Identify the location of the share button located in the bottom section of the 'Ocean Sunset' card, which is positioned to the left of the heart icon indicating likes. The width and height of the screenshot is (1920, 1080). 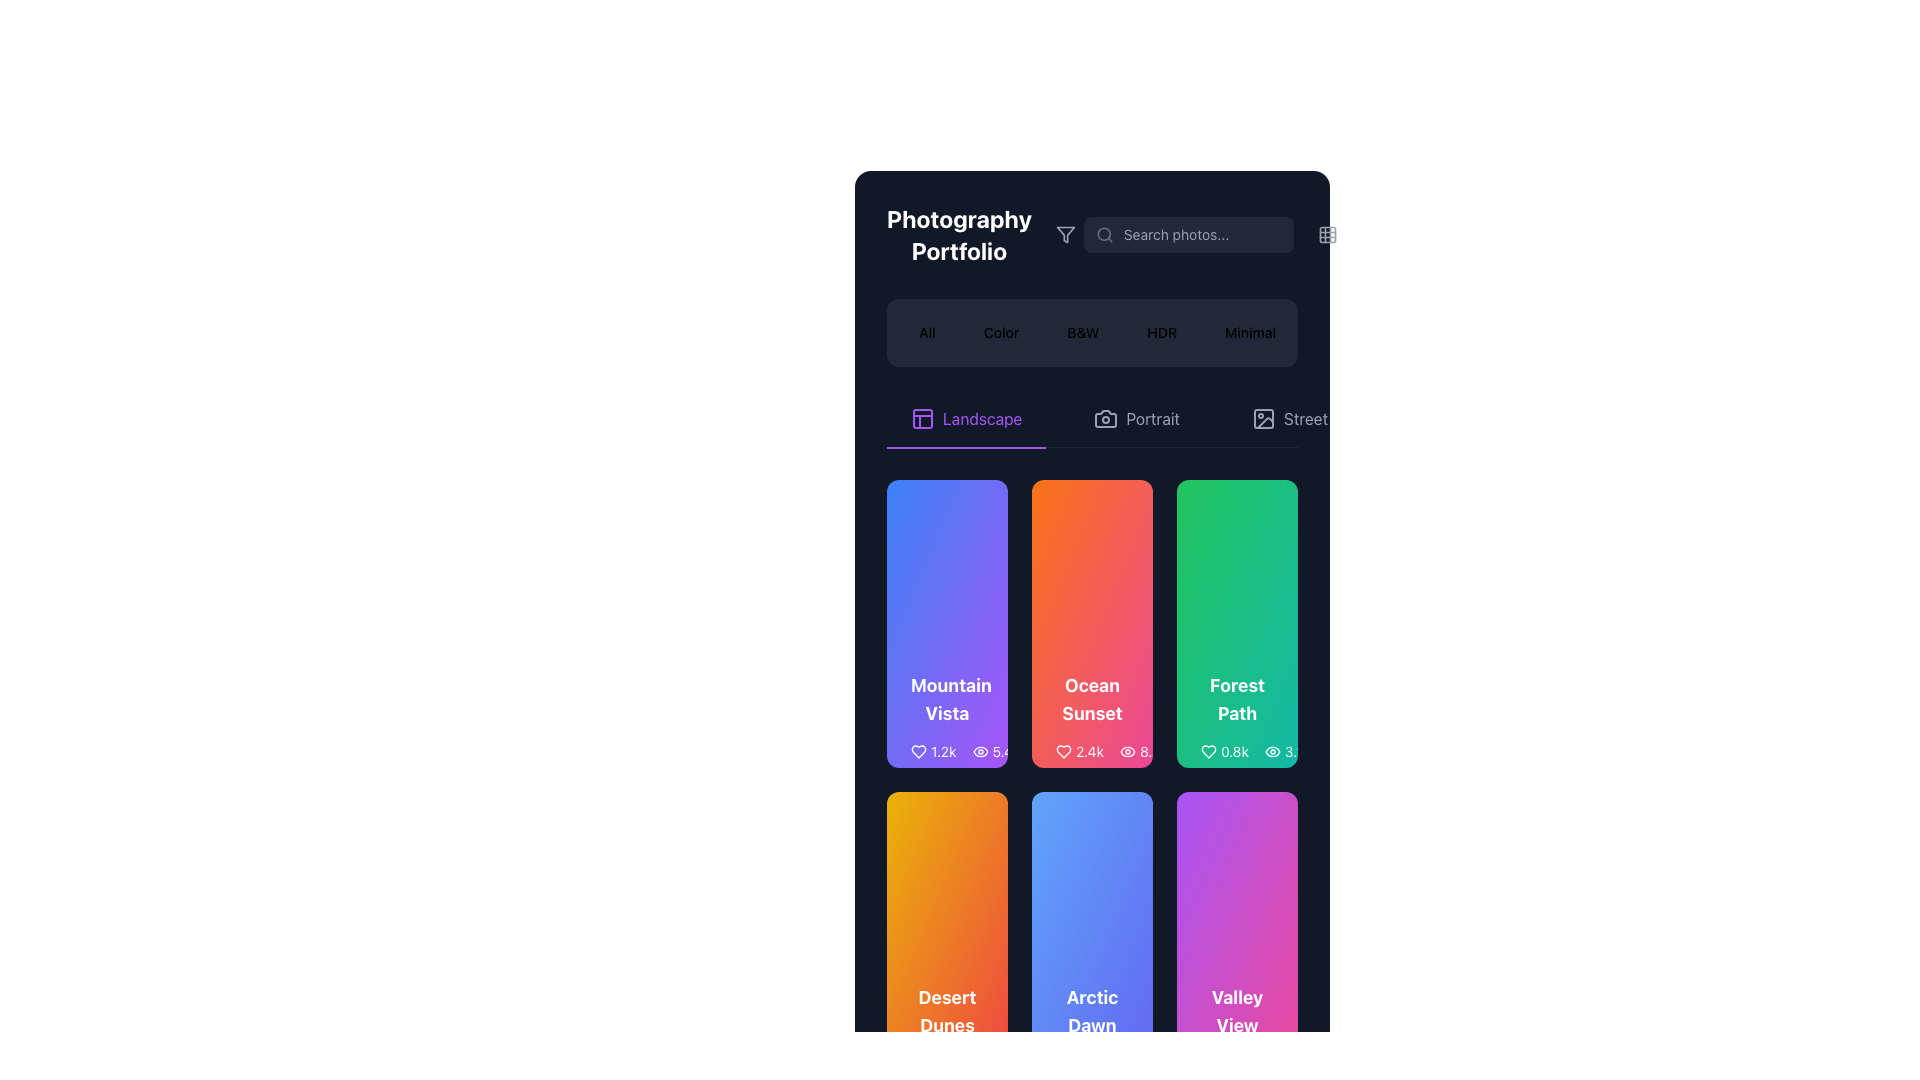
(1036, 752).